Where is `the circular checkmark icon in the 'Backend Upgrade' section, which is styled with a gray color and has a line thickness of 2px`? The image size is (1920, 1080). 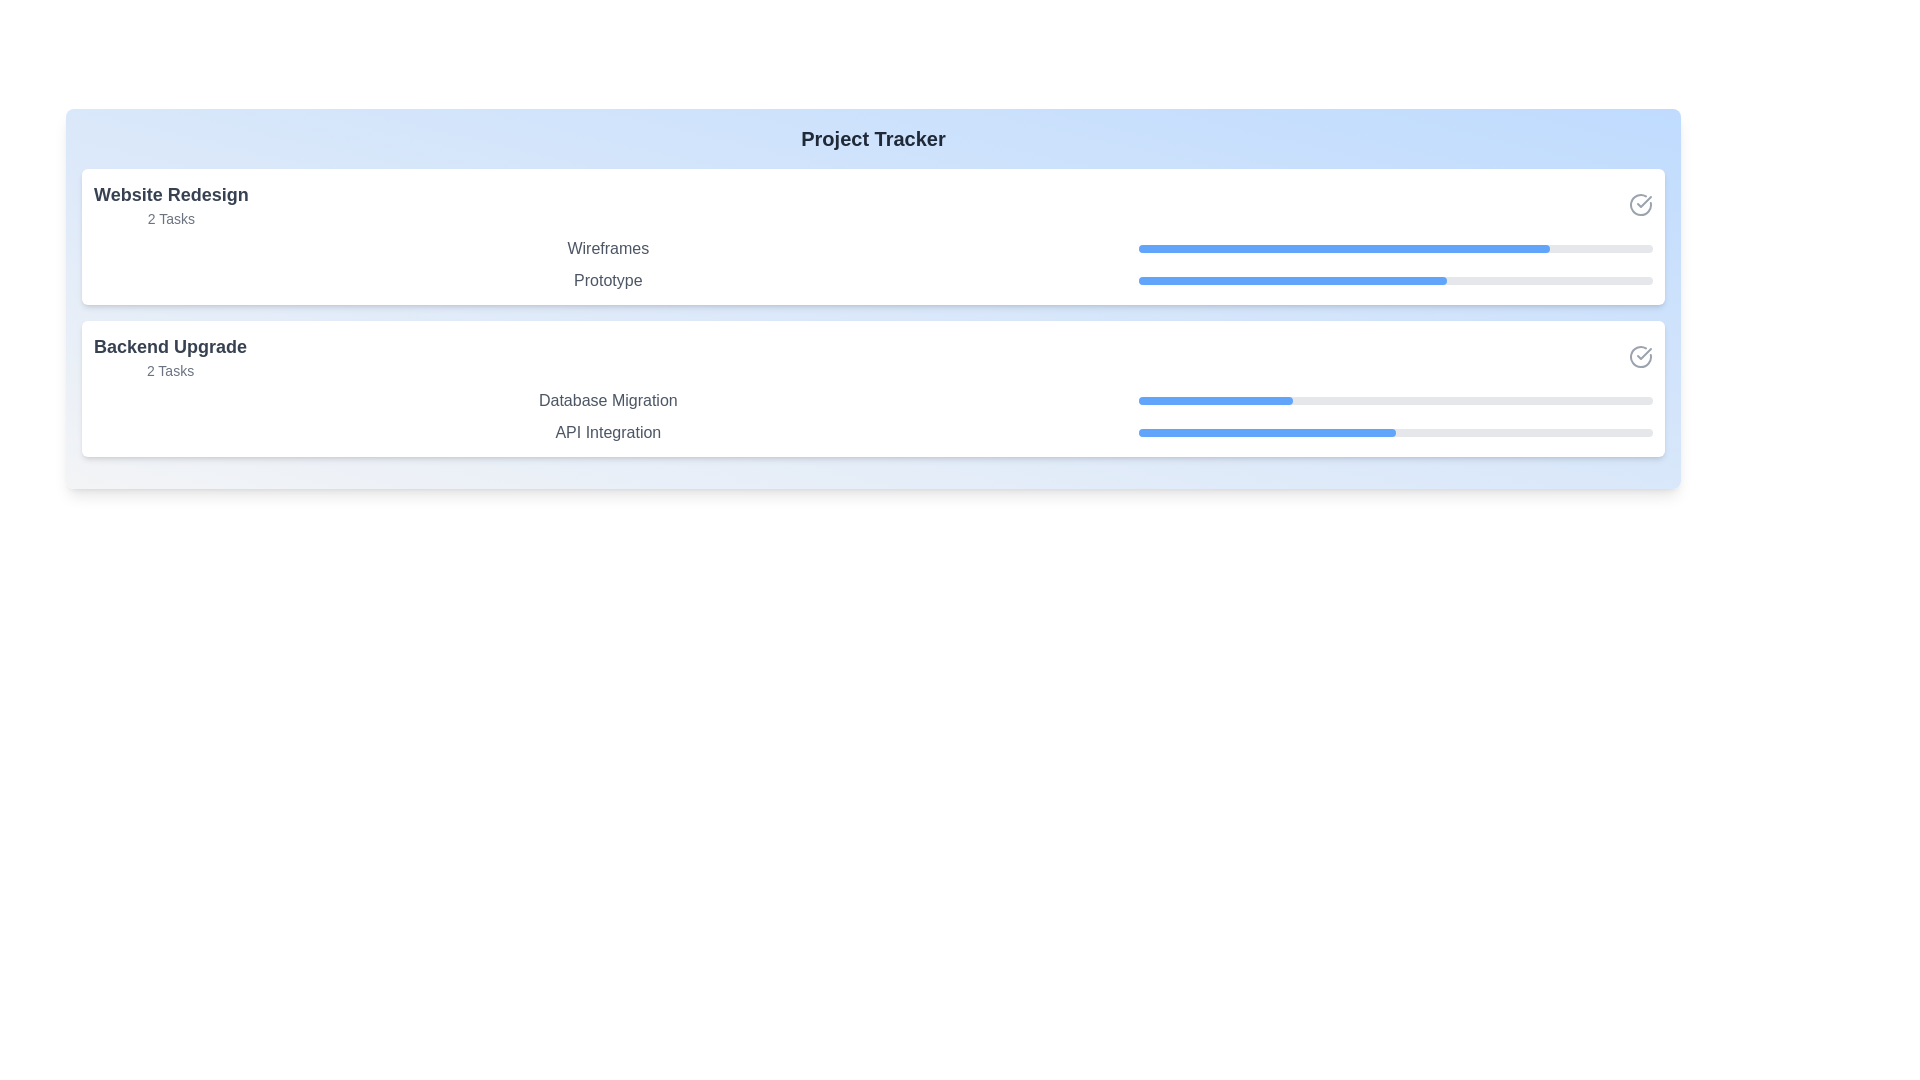
the circular checkmark icon in the 'Backend Upgrade' section, which is styled with a gray color and has a line thickness of 2px is located at coordinates (1641, 356).